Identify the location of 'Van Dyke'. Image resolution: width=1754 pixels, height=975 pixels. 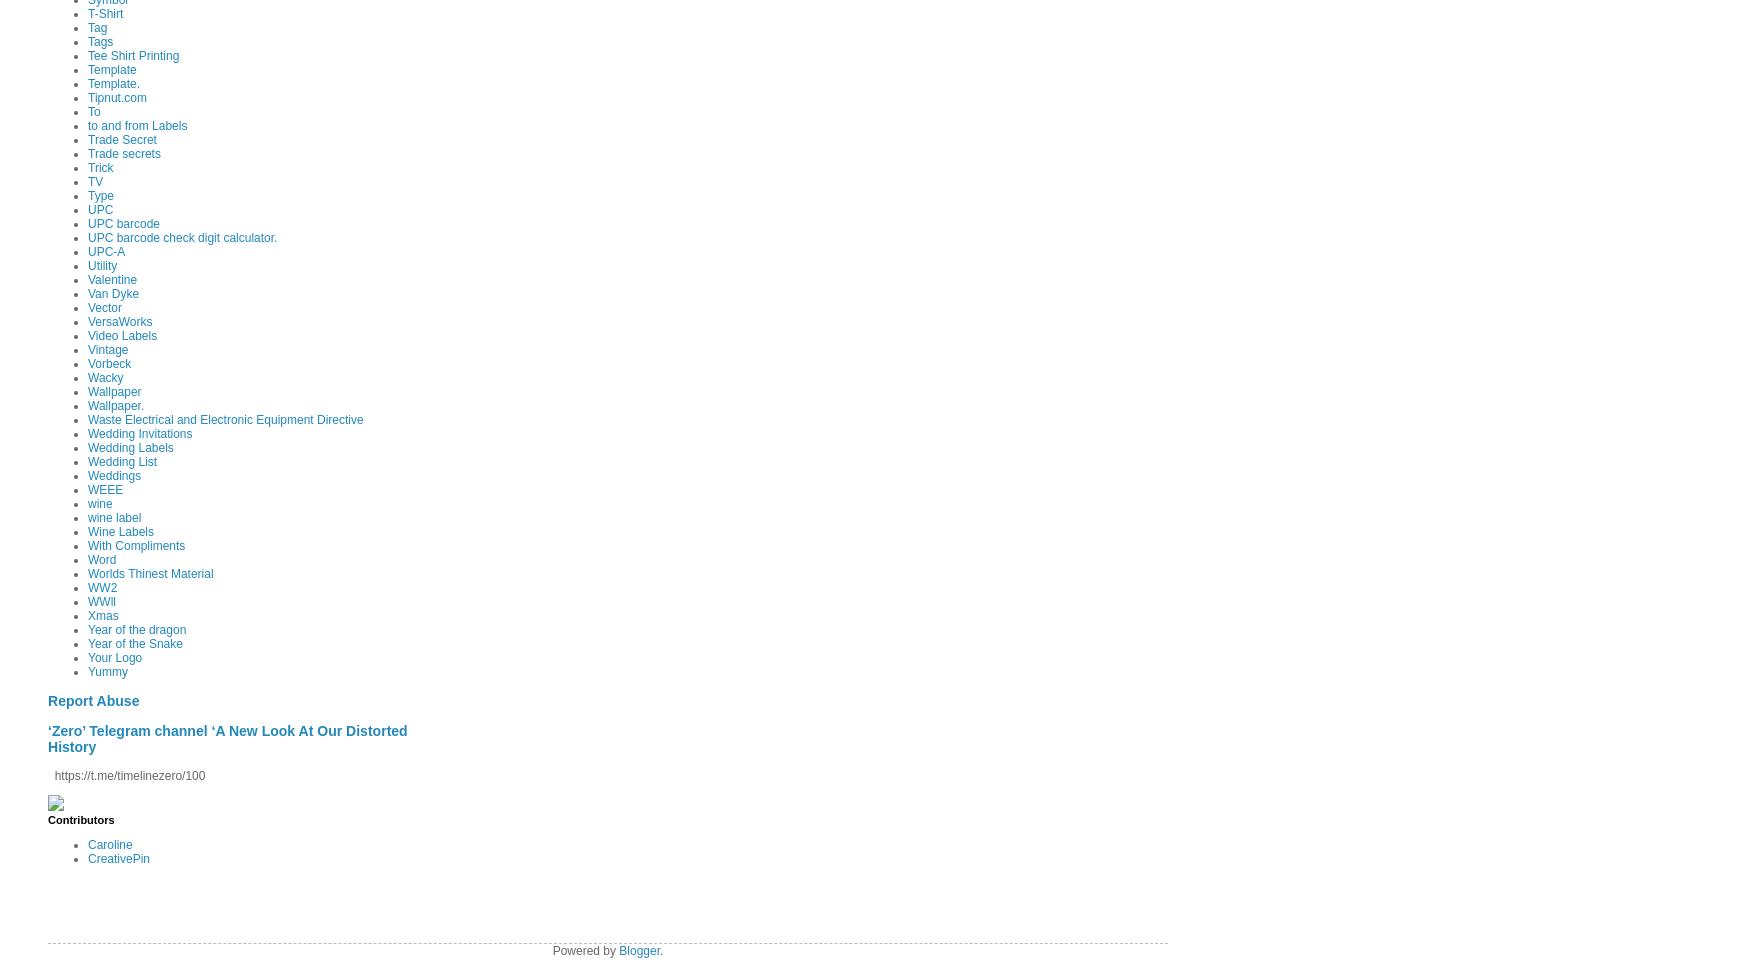
(88, 292).